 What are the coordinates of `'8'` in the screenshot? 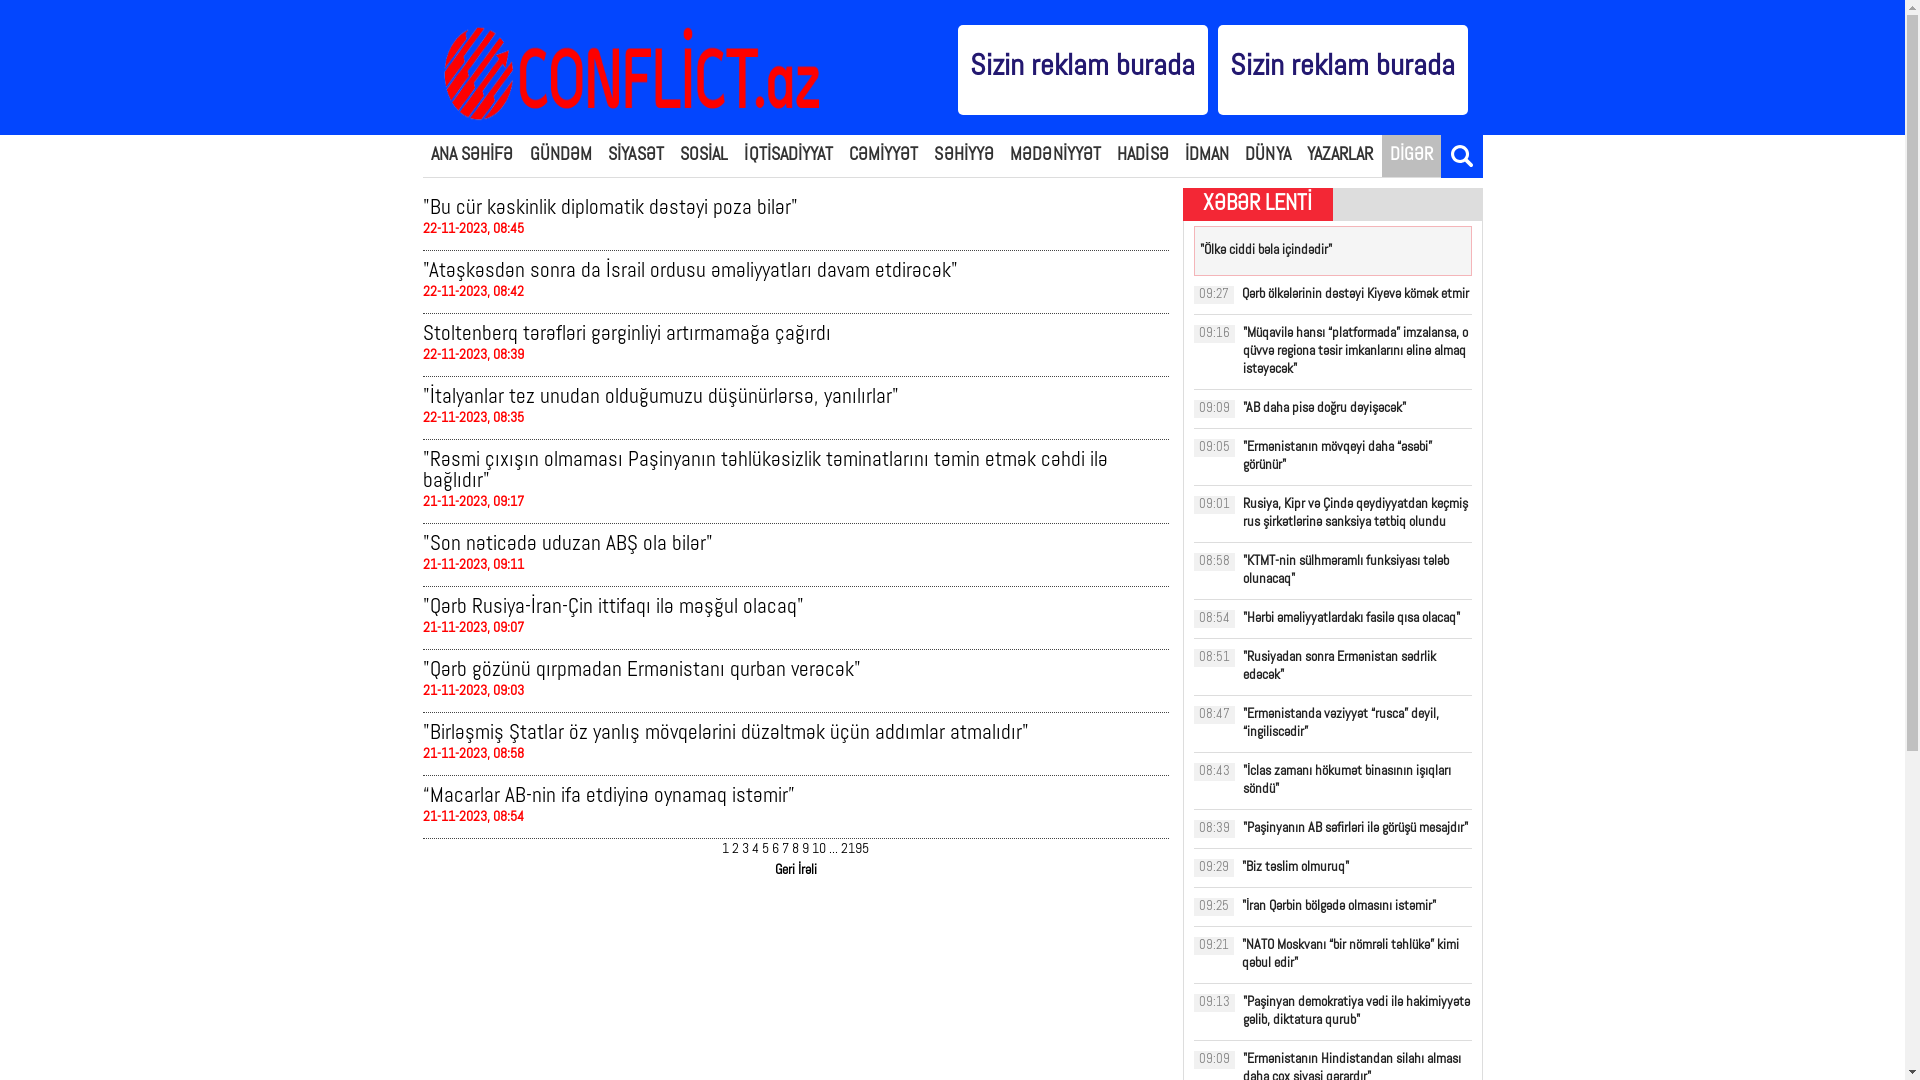 It's located at (791, 849).